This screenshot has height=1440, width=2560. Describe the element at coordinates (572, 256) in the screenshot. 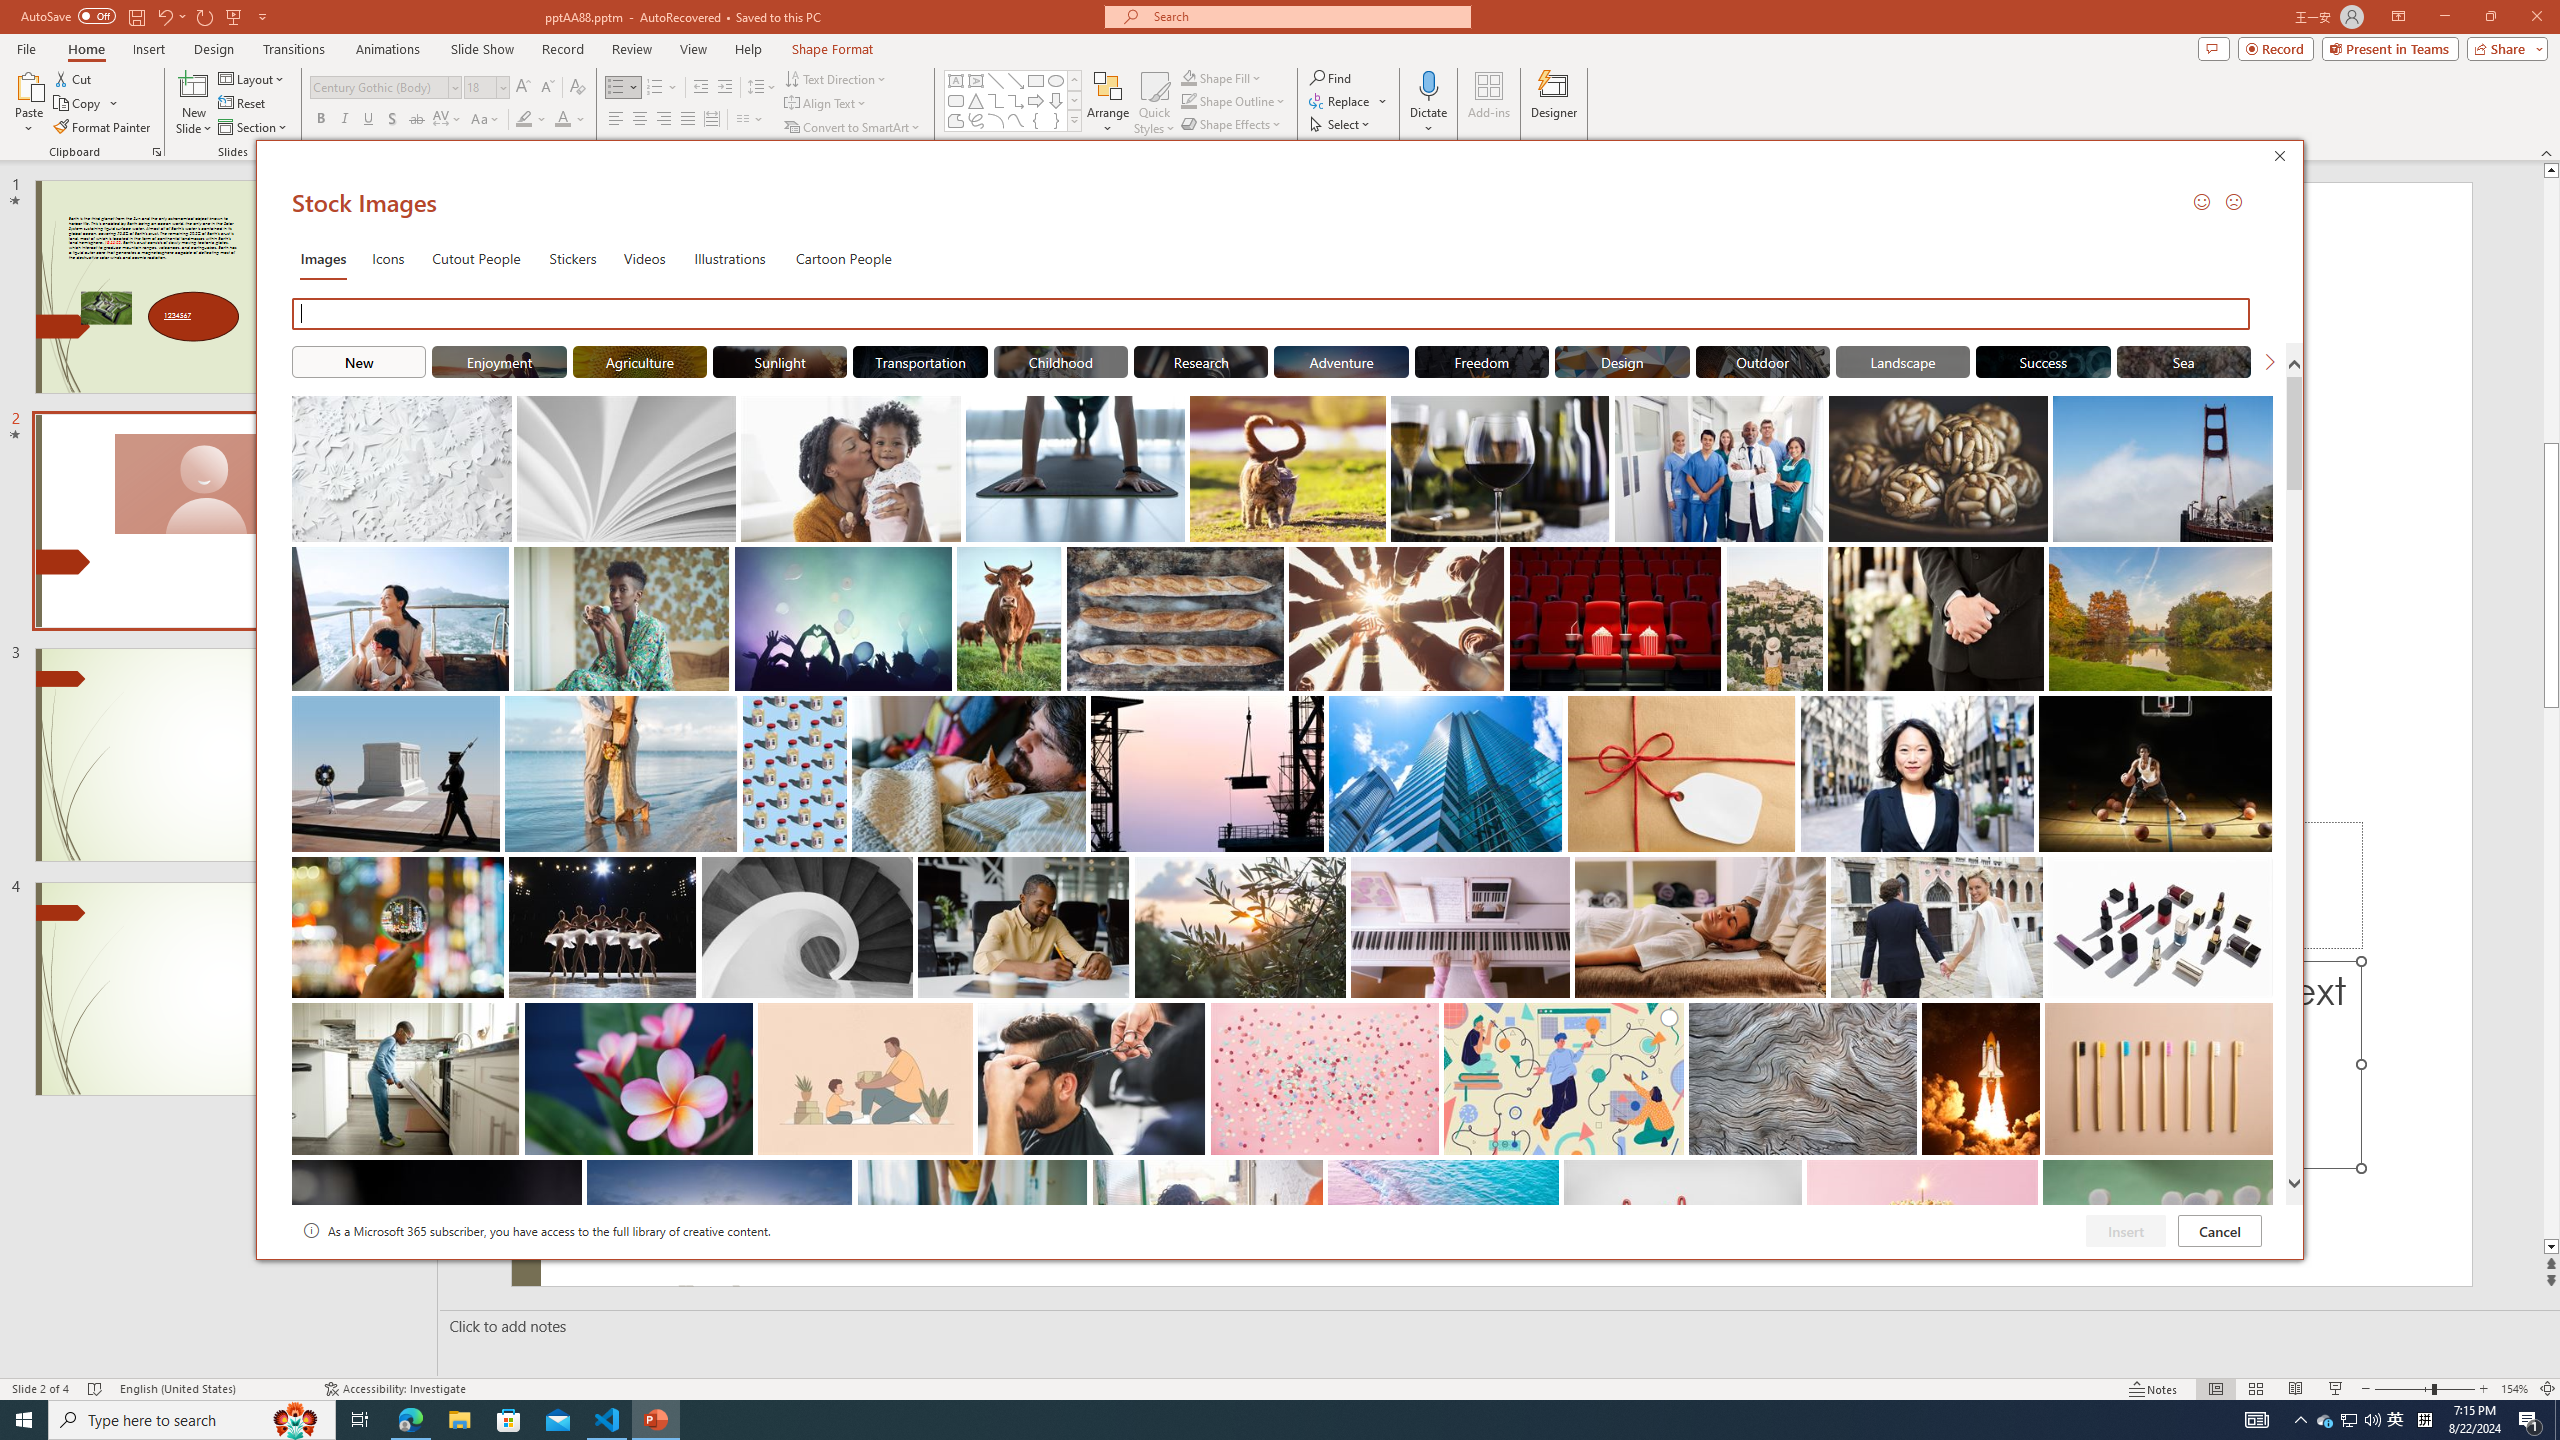

I see `'Stickers'` at that location.